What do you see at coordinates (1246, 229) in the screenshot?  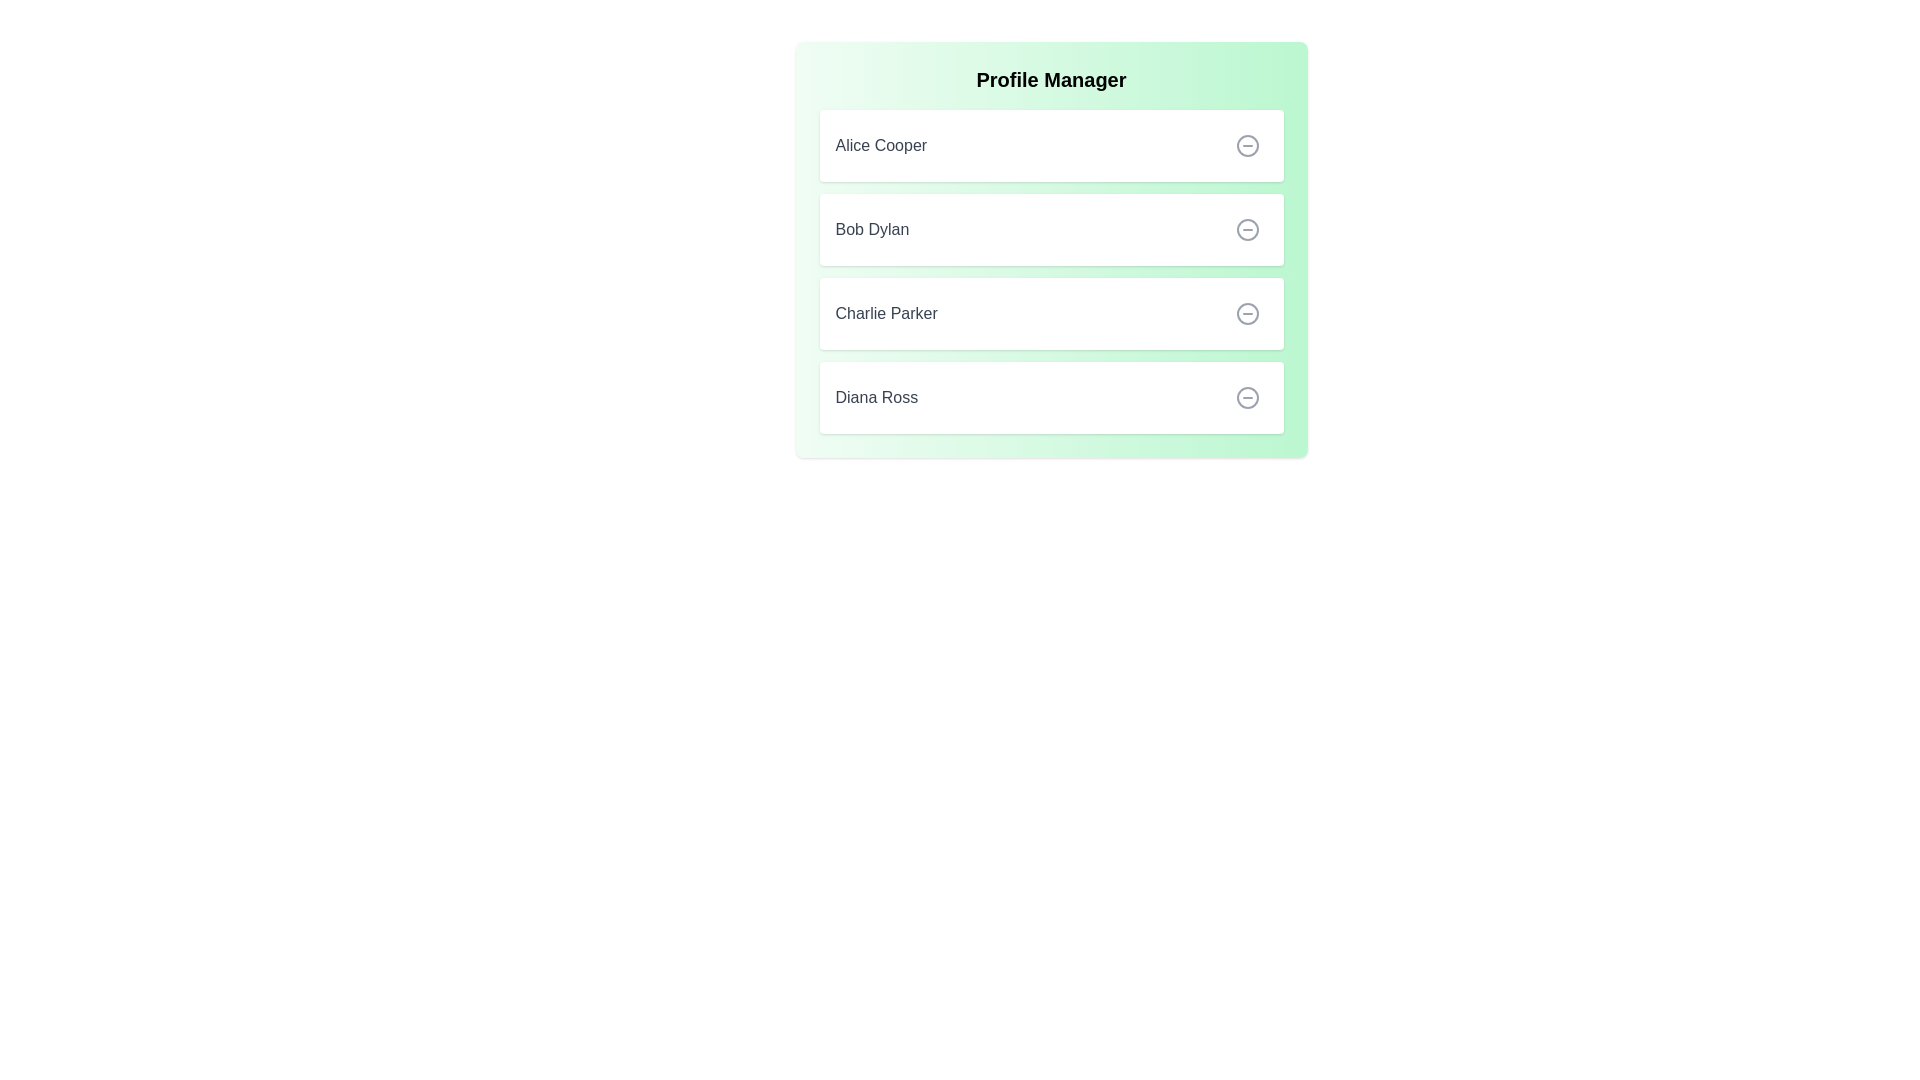 I see `toggle button for Bob Dylan to toggle their active state` at bounding box center [1246, 229].